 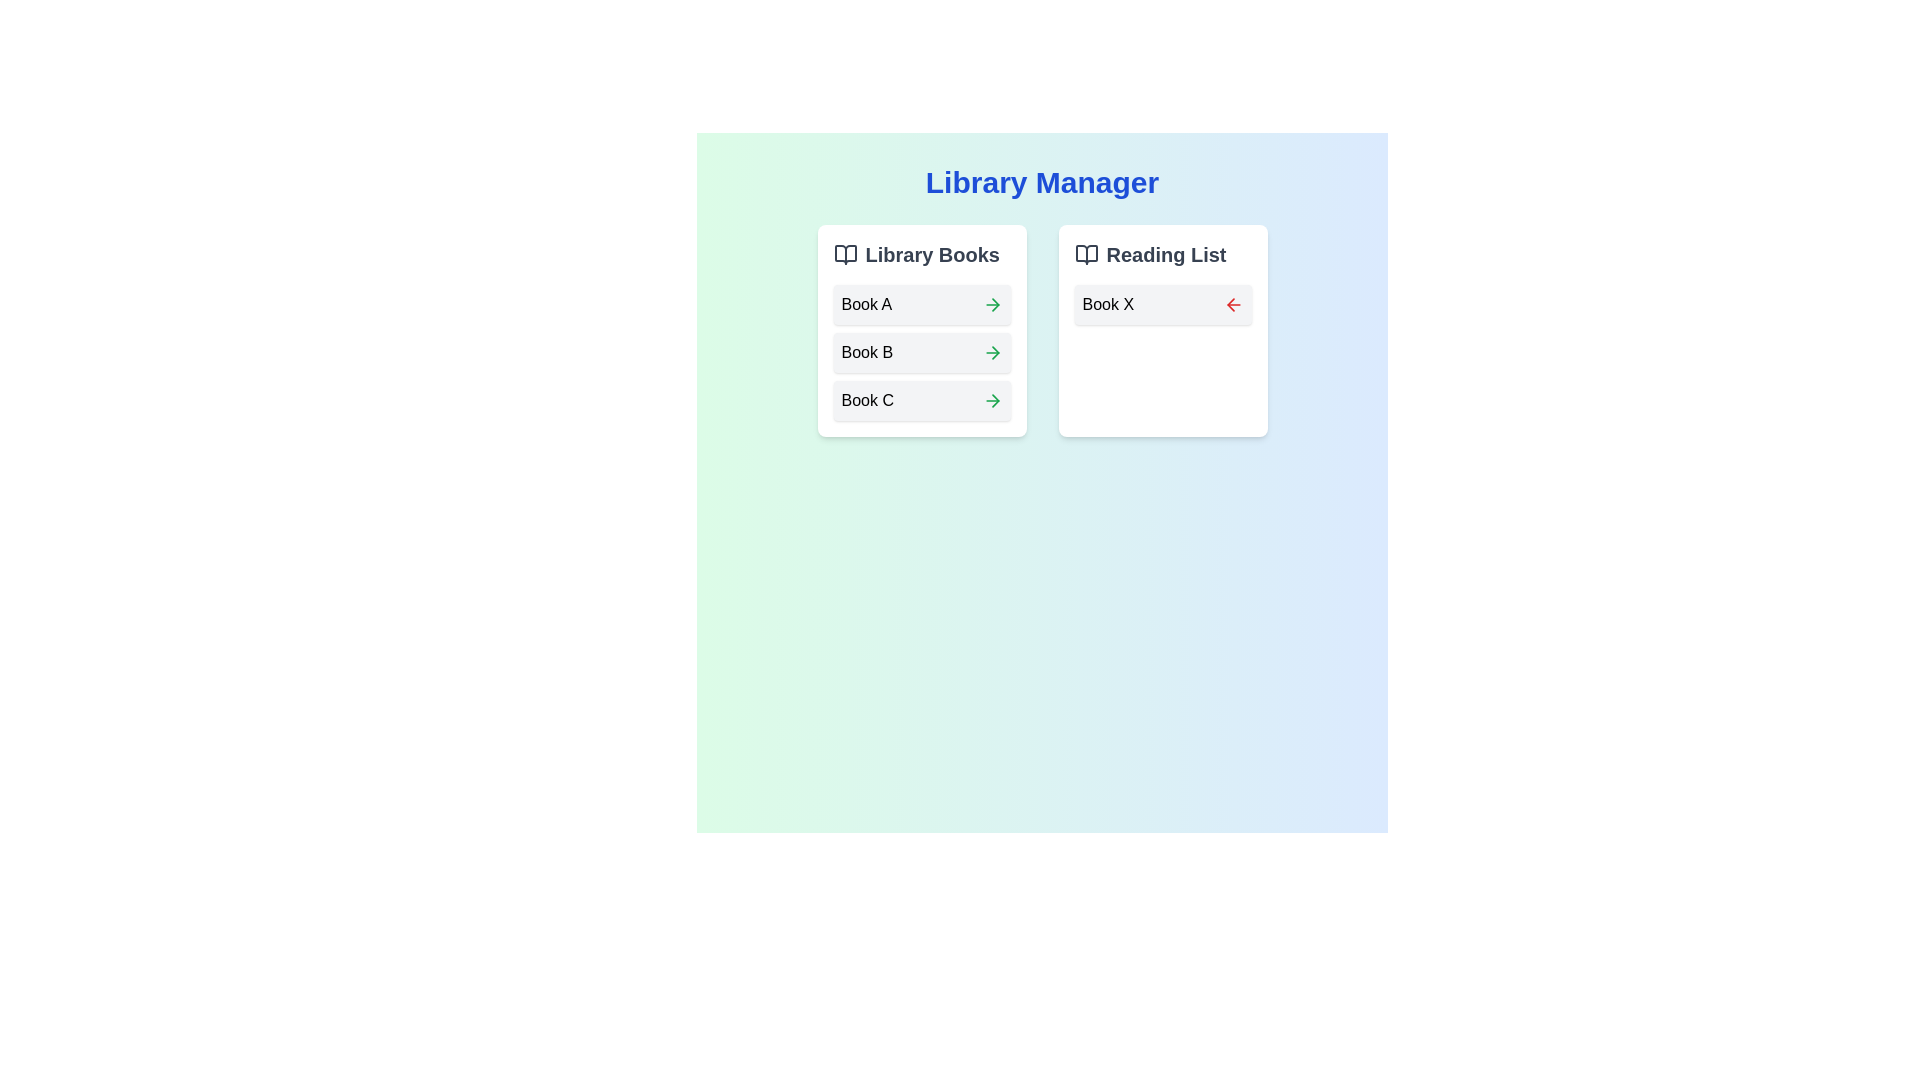 I want to click on the green right arrow icon button next to the 'Book A' entry in the 'Library Books' list to interact with it, so click(x=992, y=304).